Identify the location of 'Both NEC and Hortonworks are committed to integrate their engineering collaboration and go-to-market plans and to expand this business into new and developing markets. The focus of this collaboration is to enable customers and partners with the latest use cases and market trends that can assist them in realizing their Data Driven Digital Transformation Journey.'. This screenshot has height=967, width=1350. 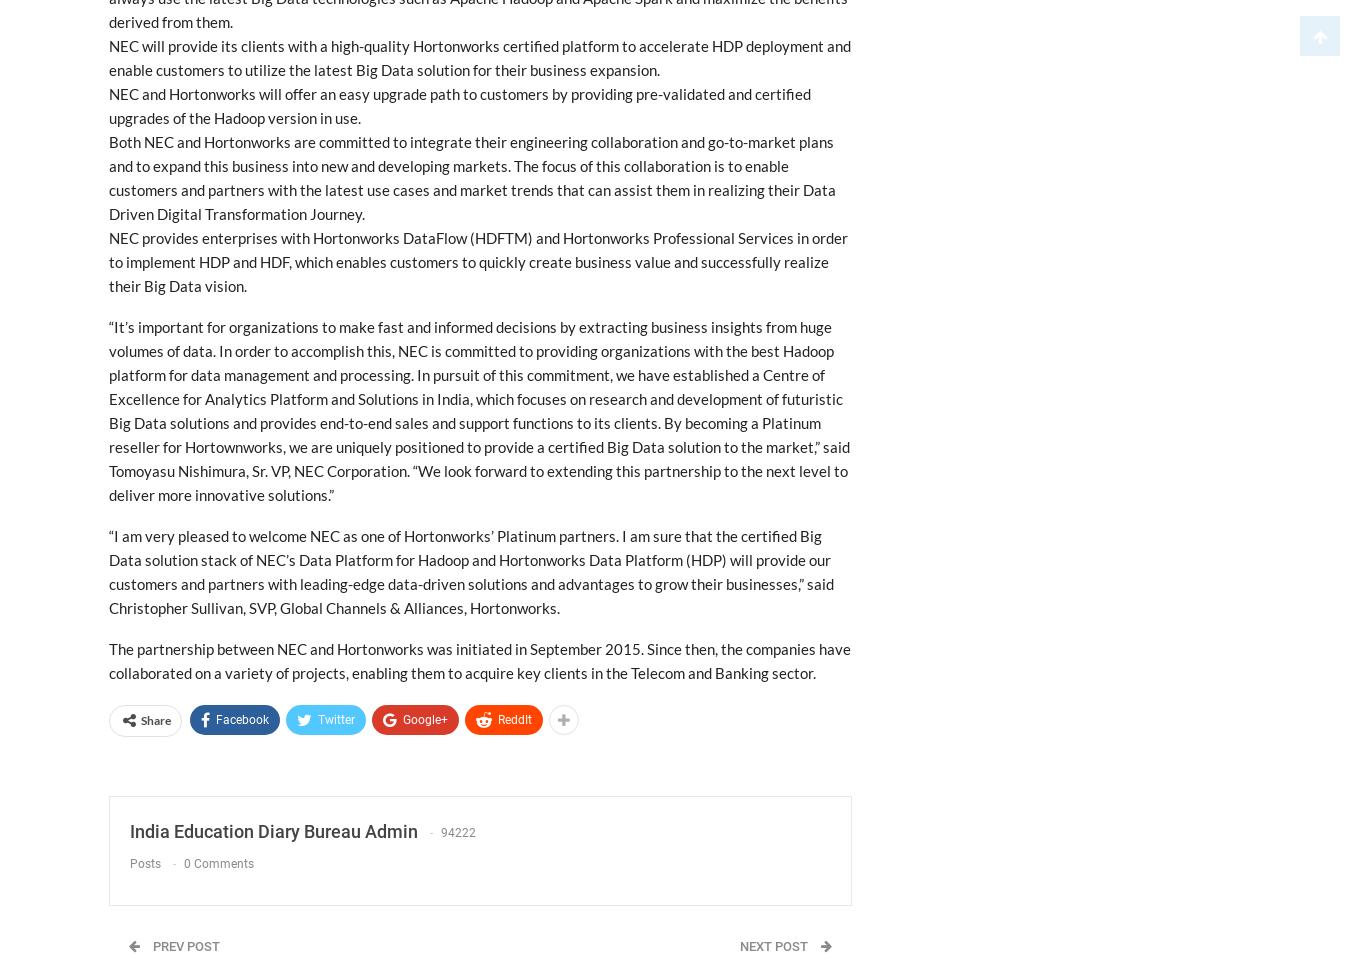
(471, 178).